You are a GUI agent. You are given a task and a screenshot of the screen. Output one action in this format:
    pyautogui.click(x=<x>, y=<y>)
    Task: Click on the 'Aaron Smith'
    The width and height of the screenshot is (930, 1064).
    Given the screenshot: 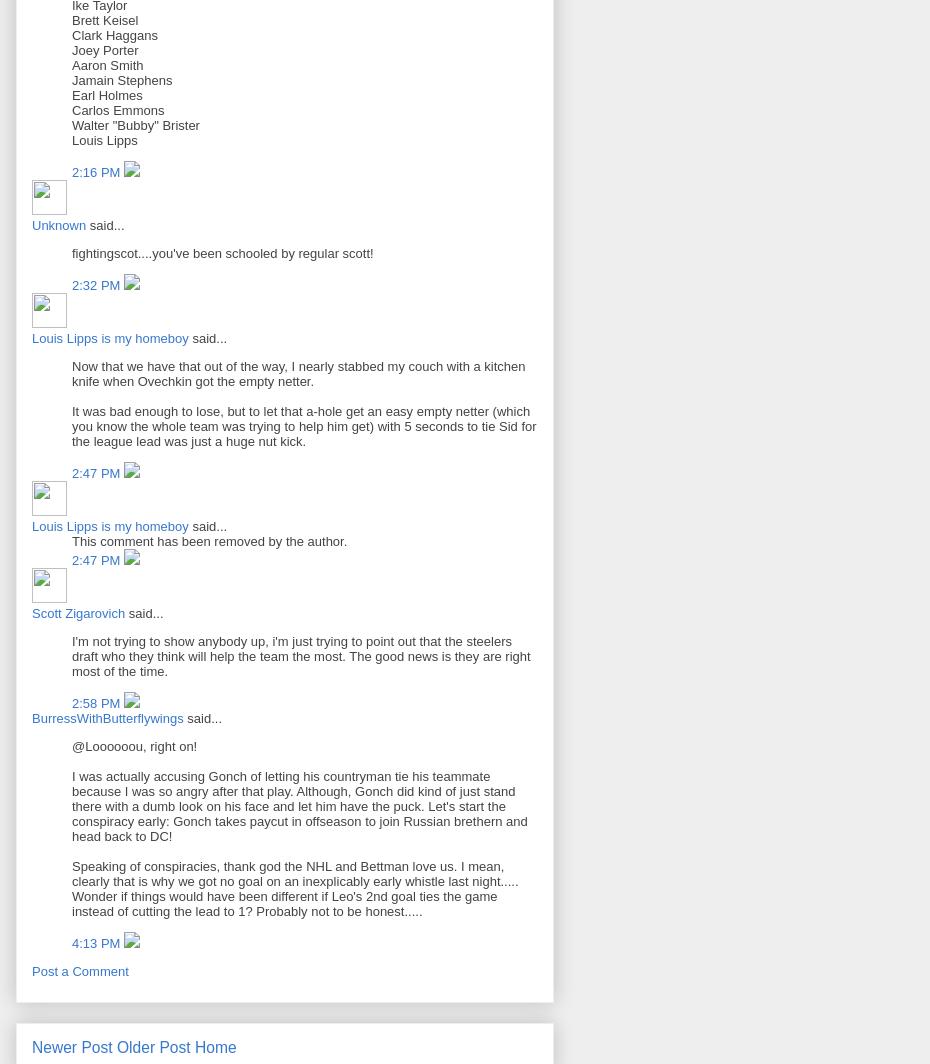 What is the action you would take?
    pyautogui.click(x=107, y=65)
    